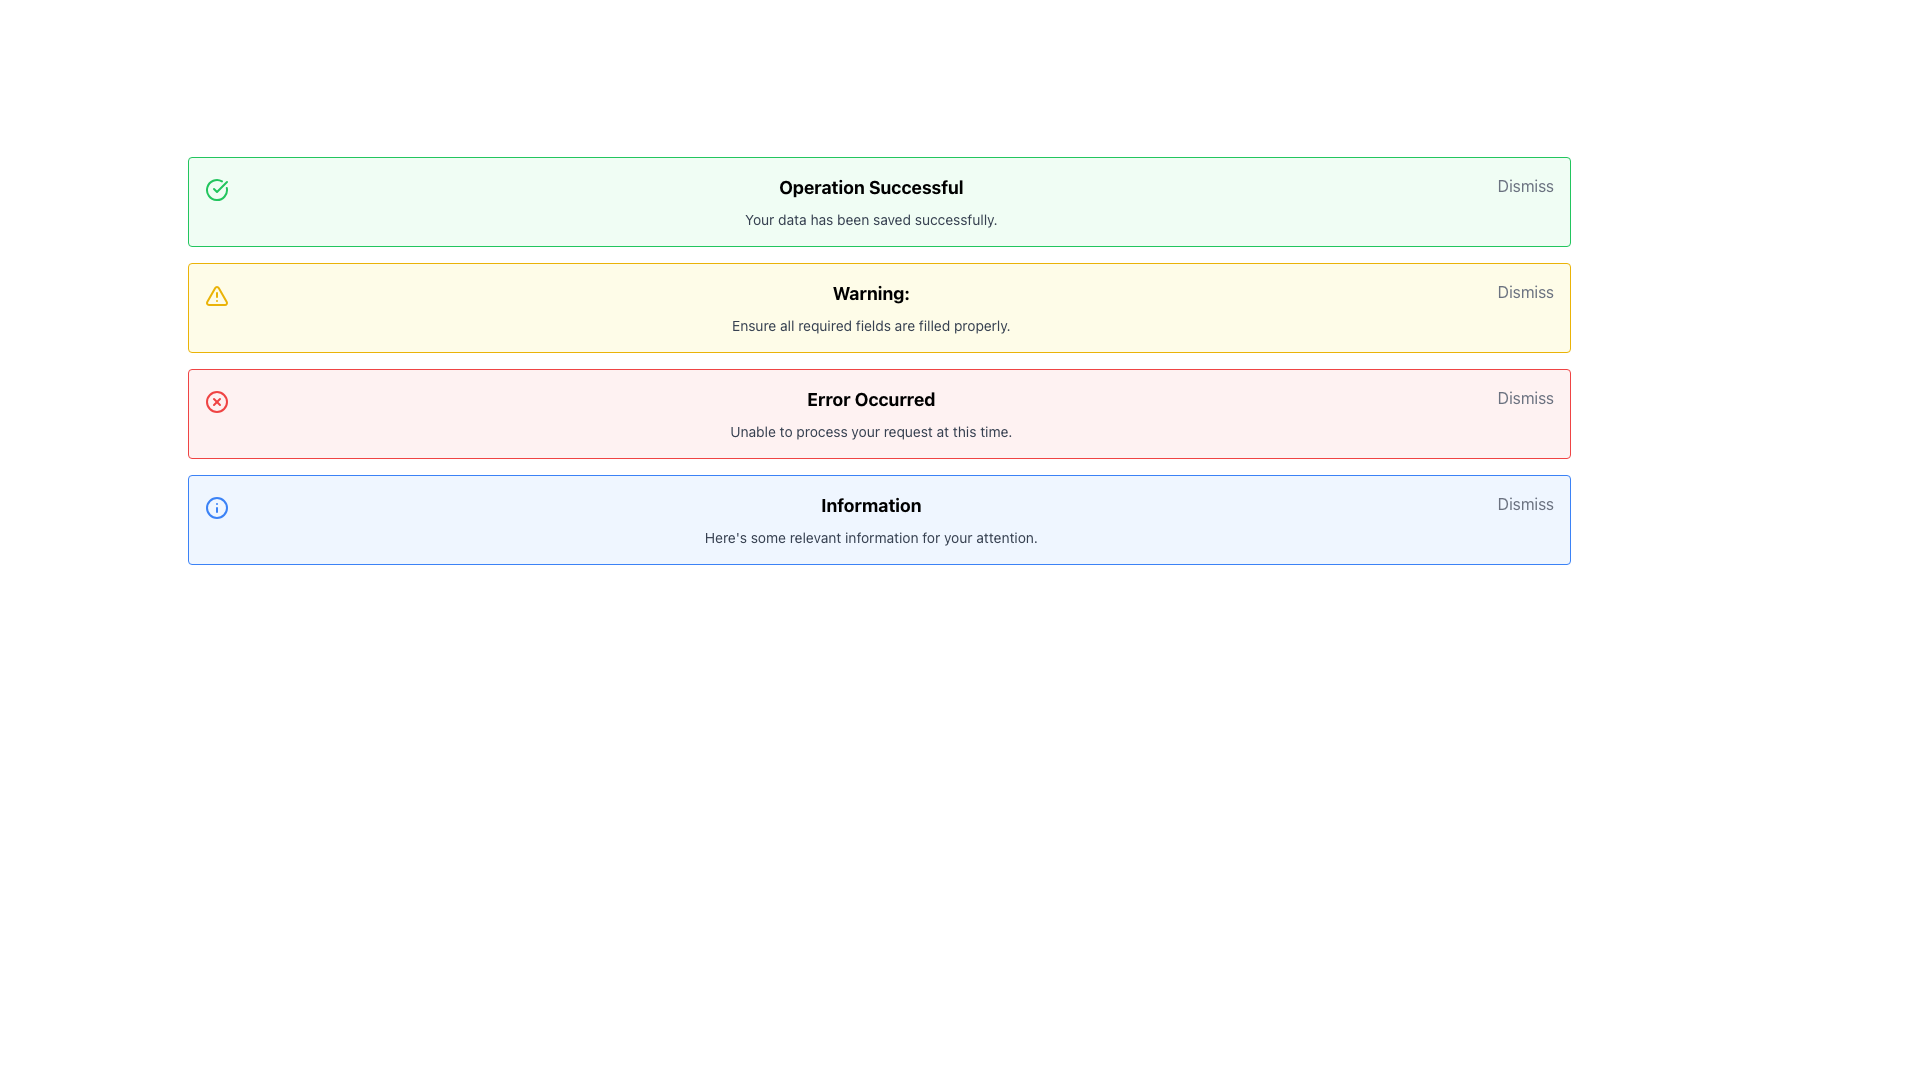 This screenshot has height=1080, width=1920. Describe the element at coordinates (871, 308) in the screenshot. I see `warning message displayed in the text area with a bold 'Warning:' header and a yellow background, indicating important information about filling required fields` at that location.